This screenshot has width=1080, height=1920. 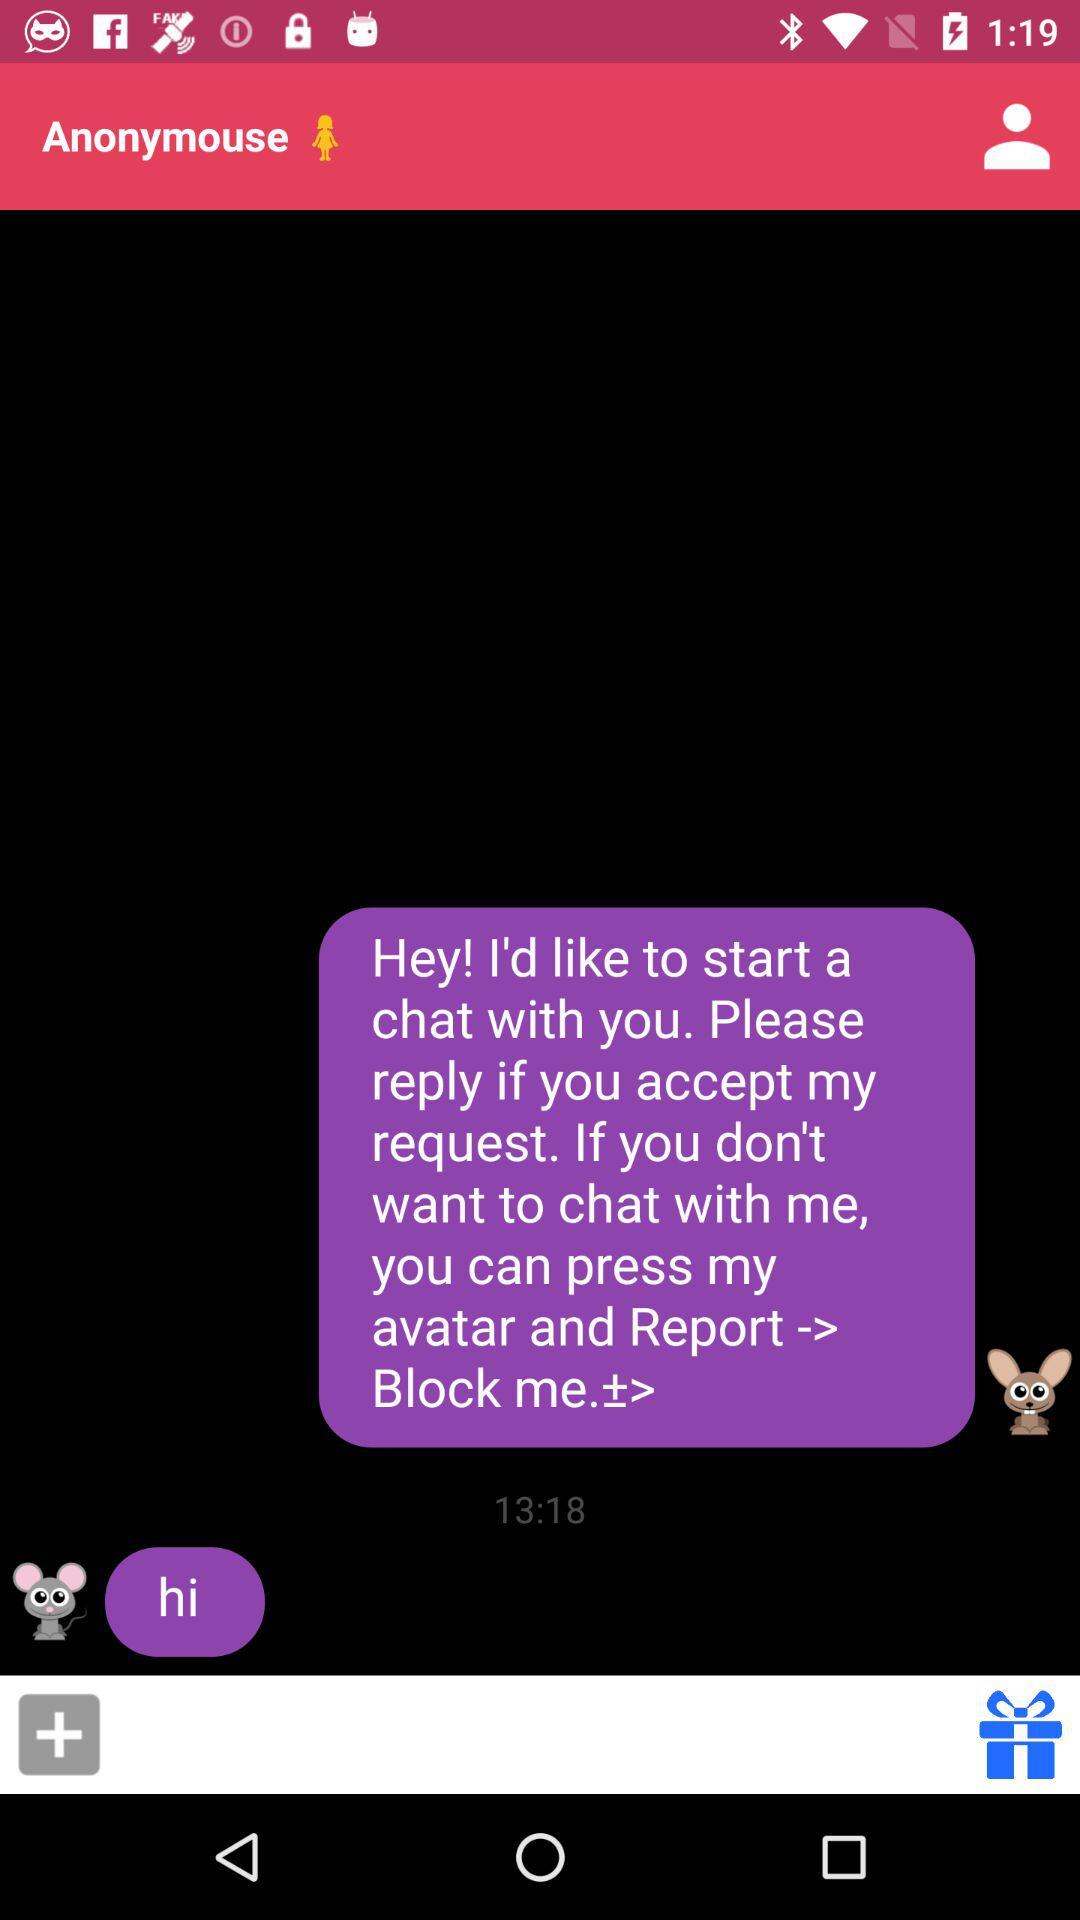 I want to click on chat message, so click(x=546, y=1733).